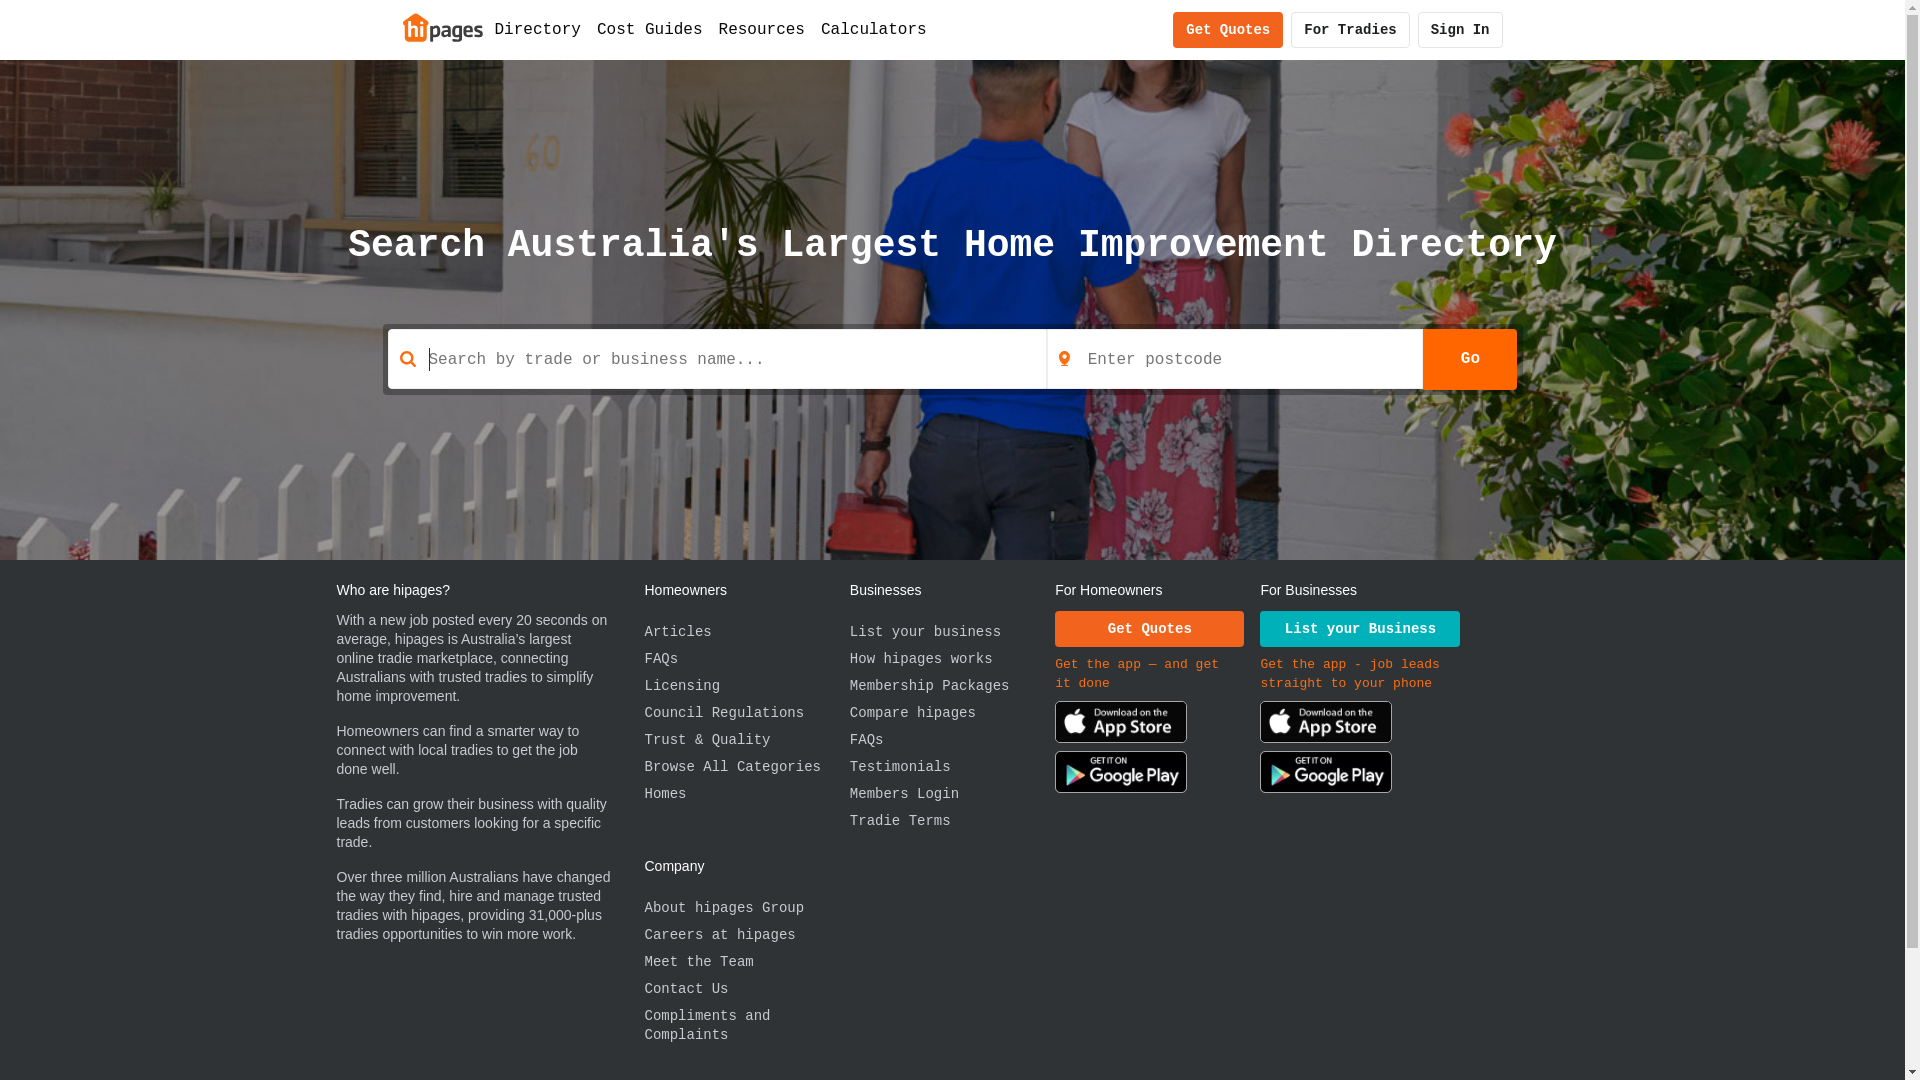  What do you see at coordinates (951, 821) in the screenshot?
I see `'Tradie Terms'` at bounding box center [951, 821].